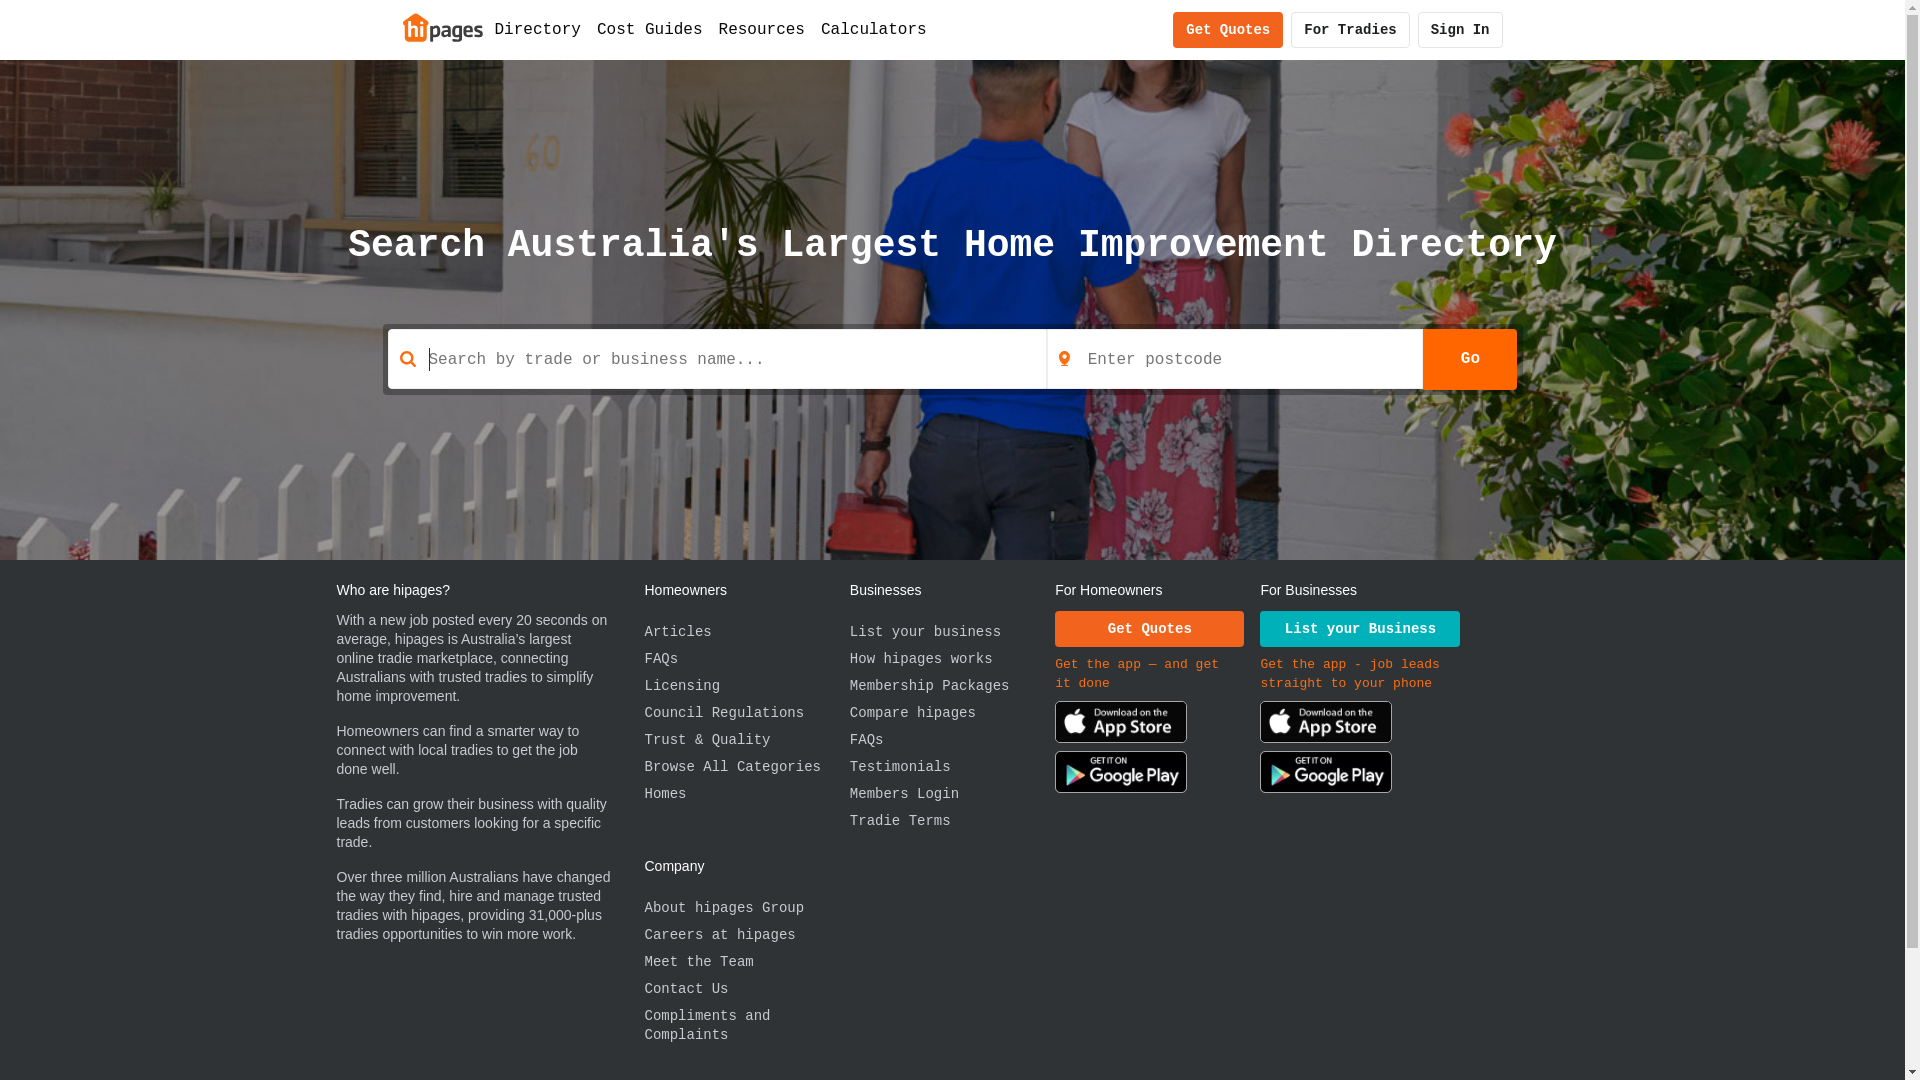  What do you see at coordinates (951, 821) in the screenshot?
I see `'Tradie Terms'` at bounding box center [951, 821].